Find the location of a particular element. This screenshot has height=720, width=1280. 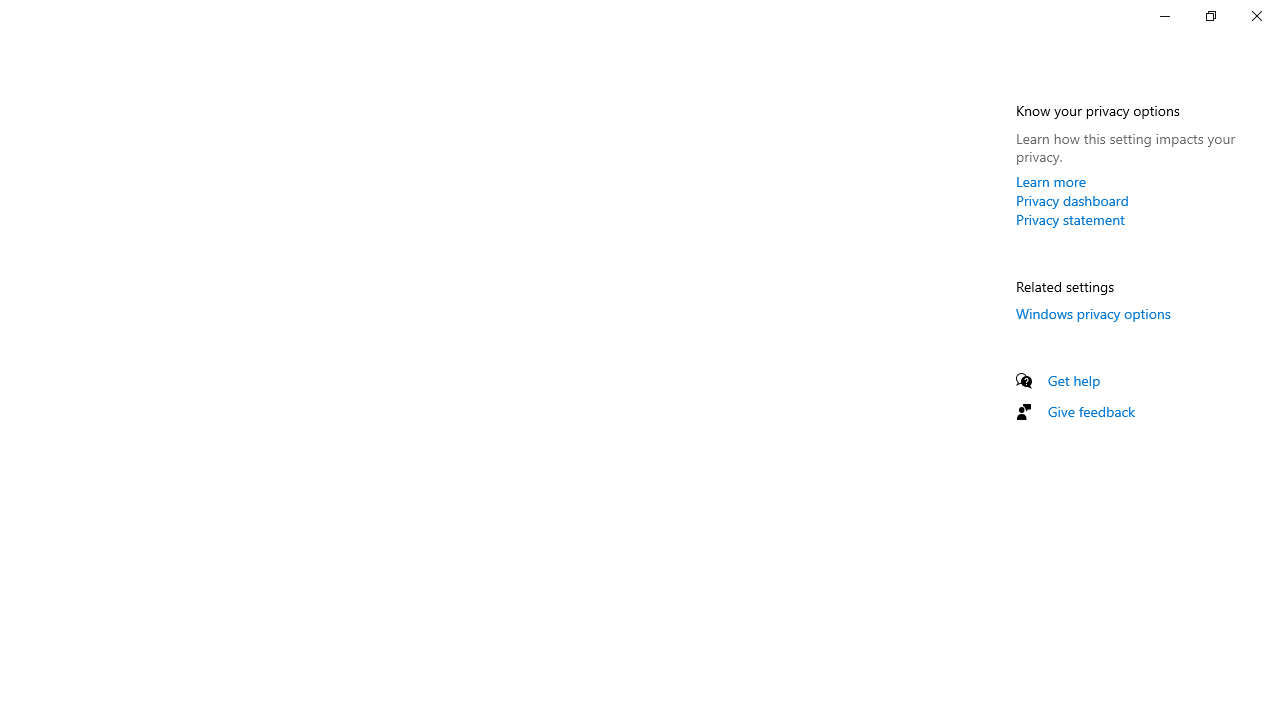

'Close Settings' is located at coordinates (1255, 15).